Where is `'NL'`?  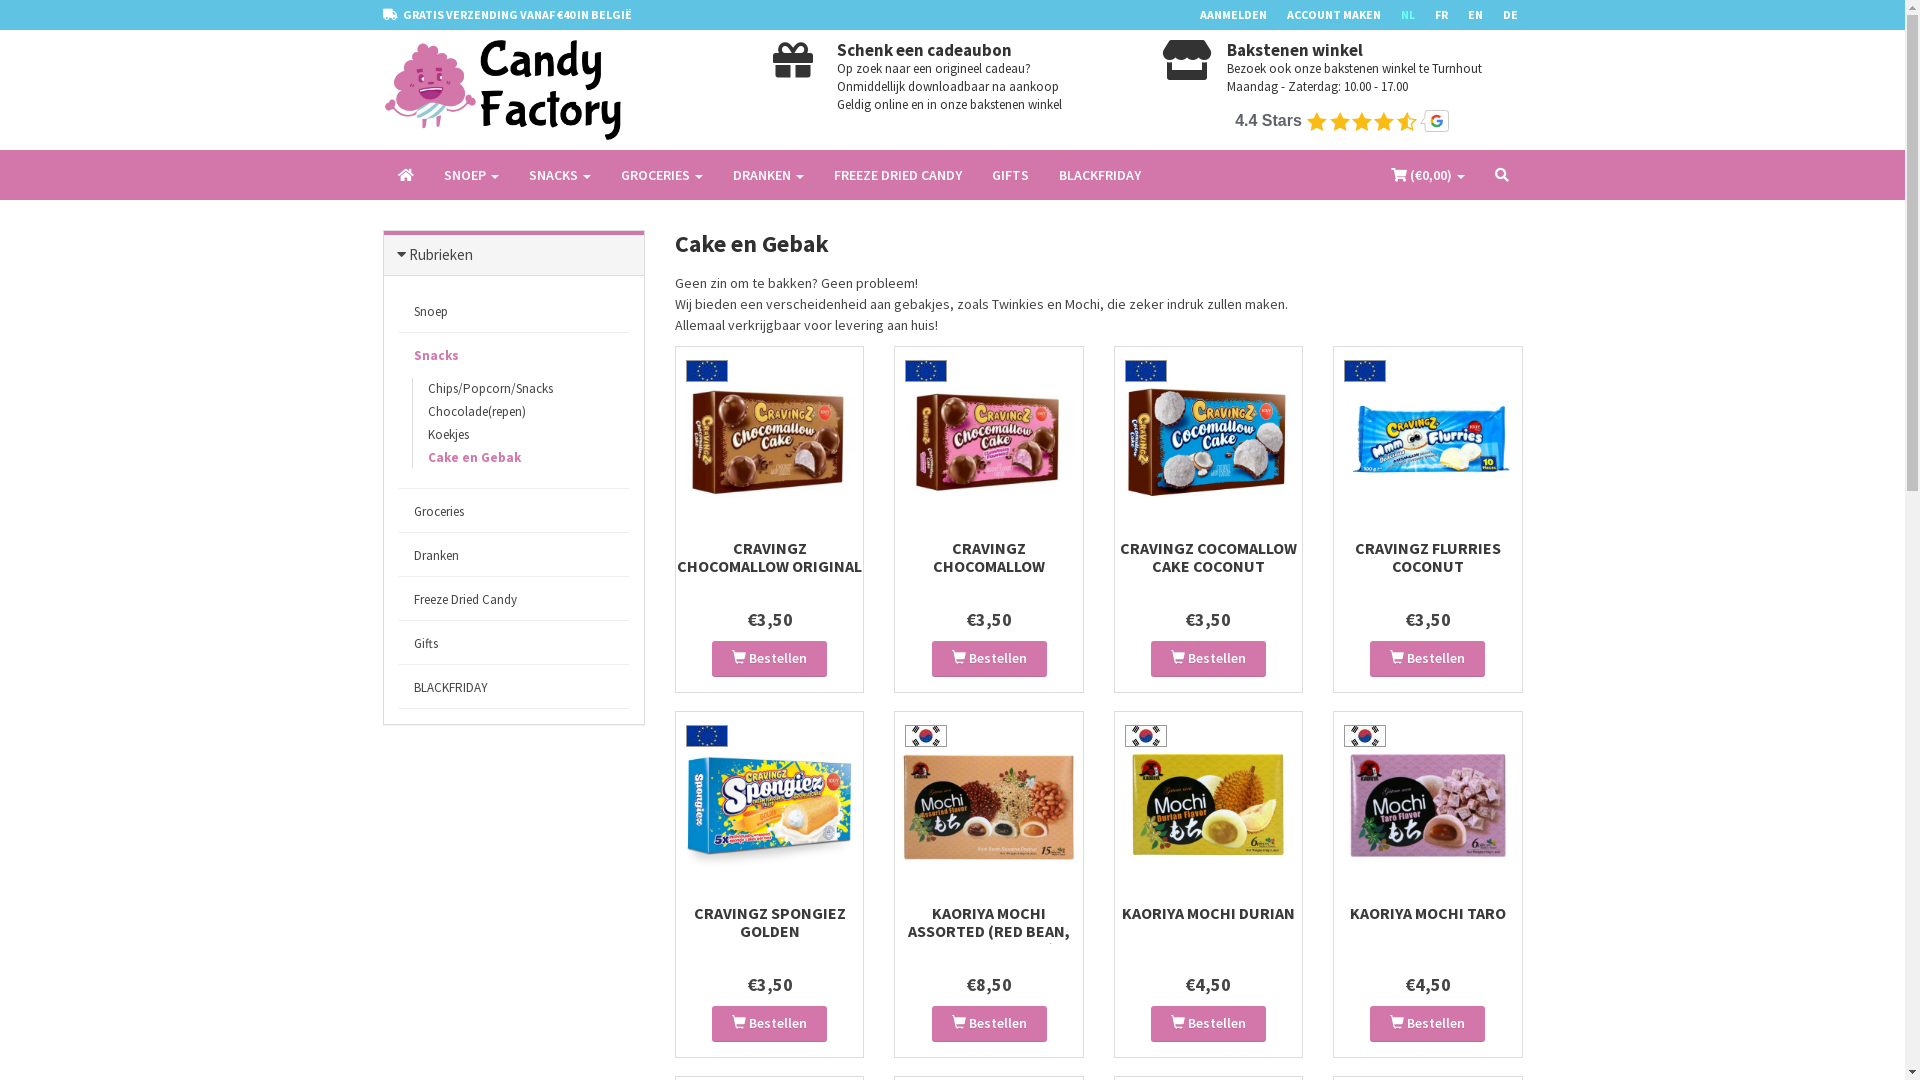 'NL' is located at coordinates (1415, 15).